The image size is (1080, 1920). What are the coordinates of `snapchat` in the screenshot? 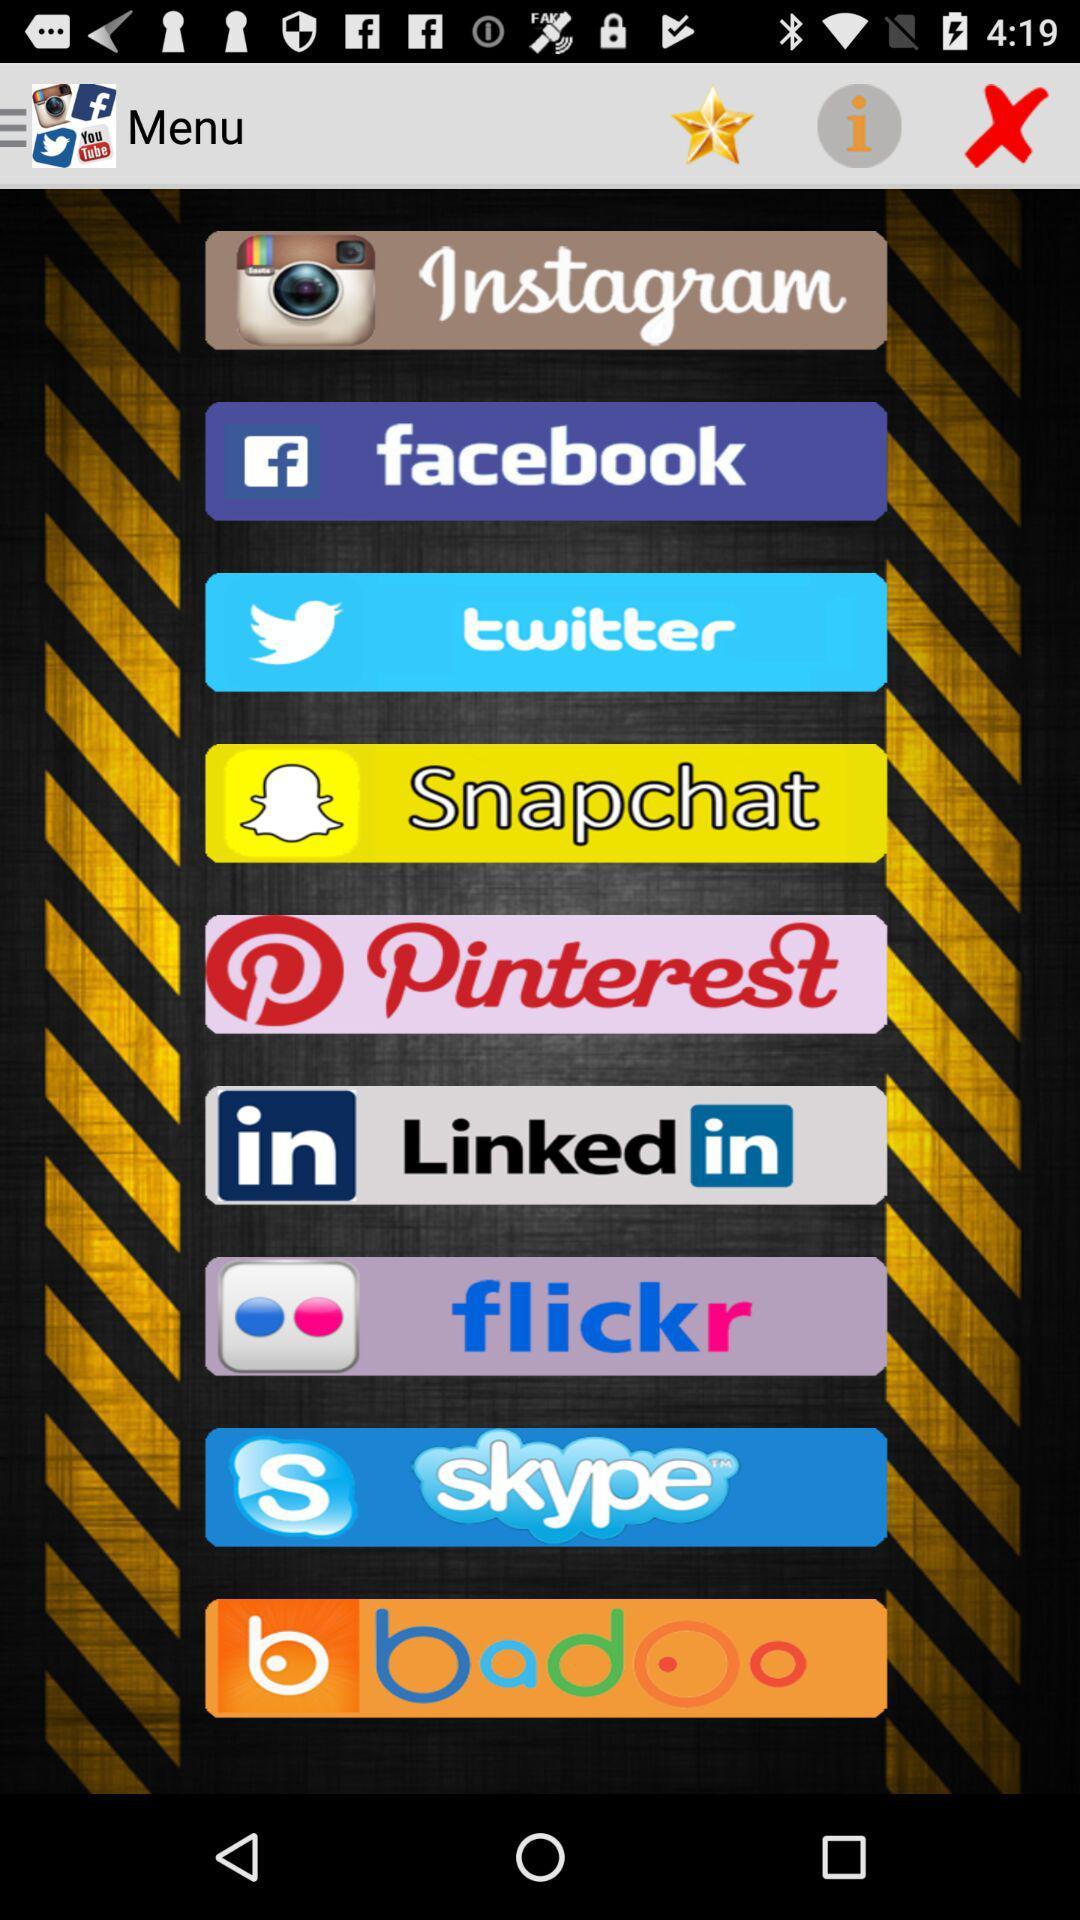 It's located at (540, 809).